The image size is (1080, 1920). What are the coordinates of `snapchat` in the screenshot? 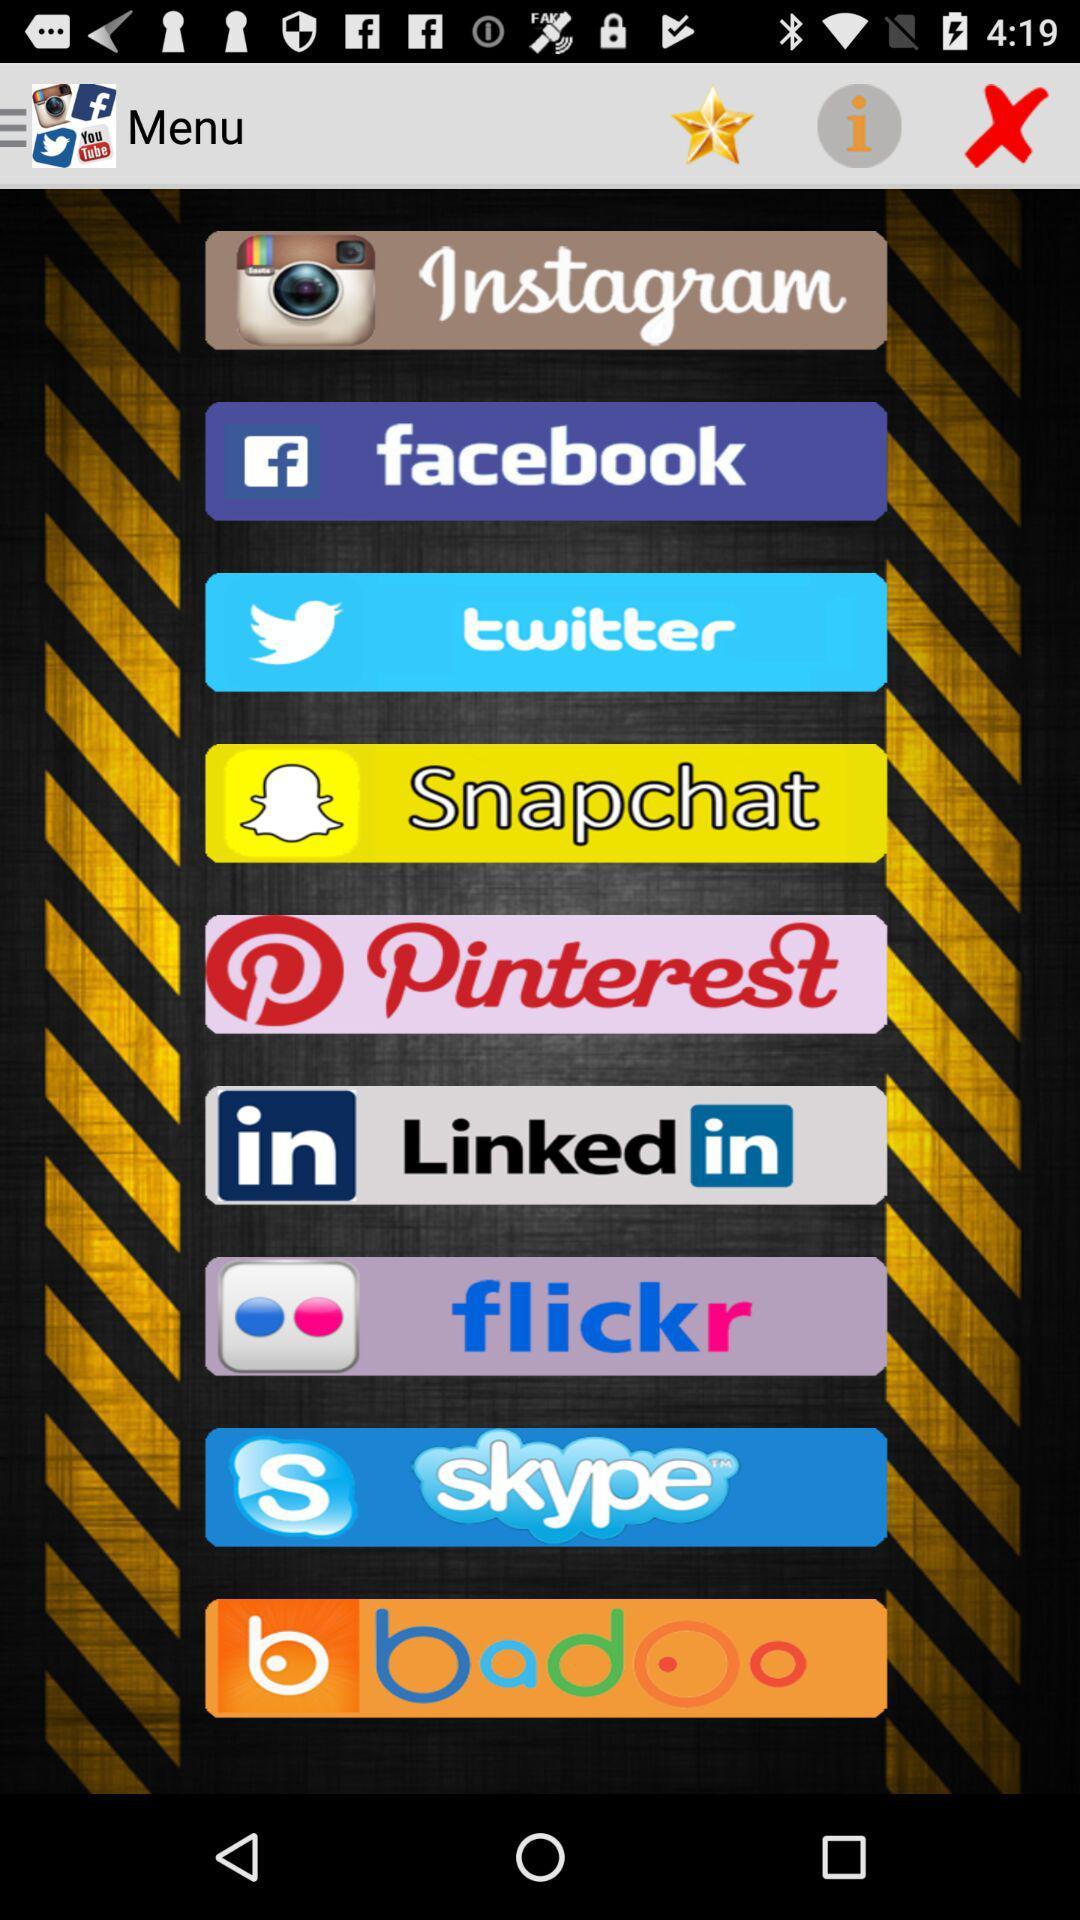 It's located at (540, 809).